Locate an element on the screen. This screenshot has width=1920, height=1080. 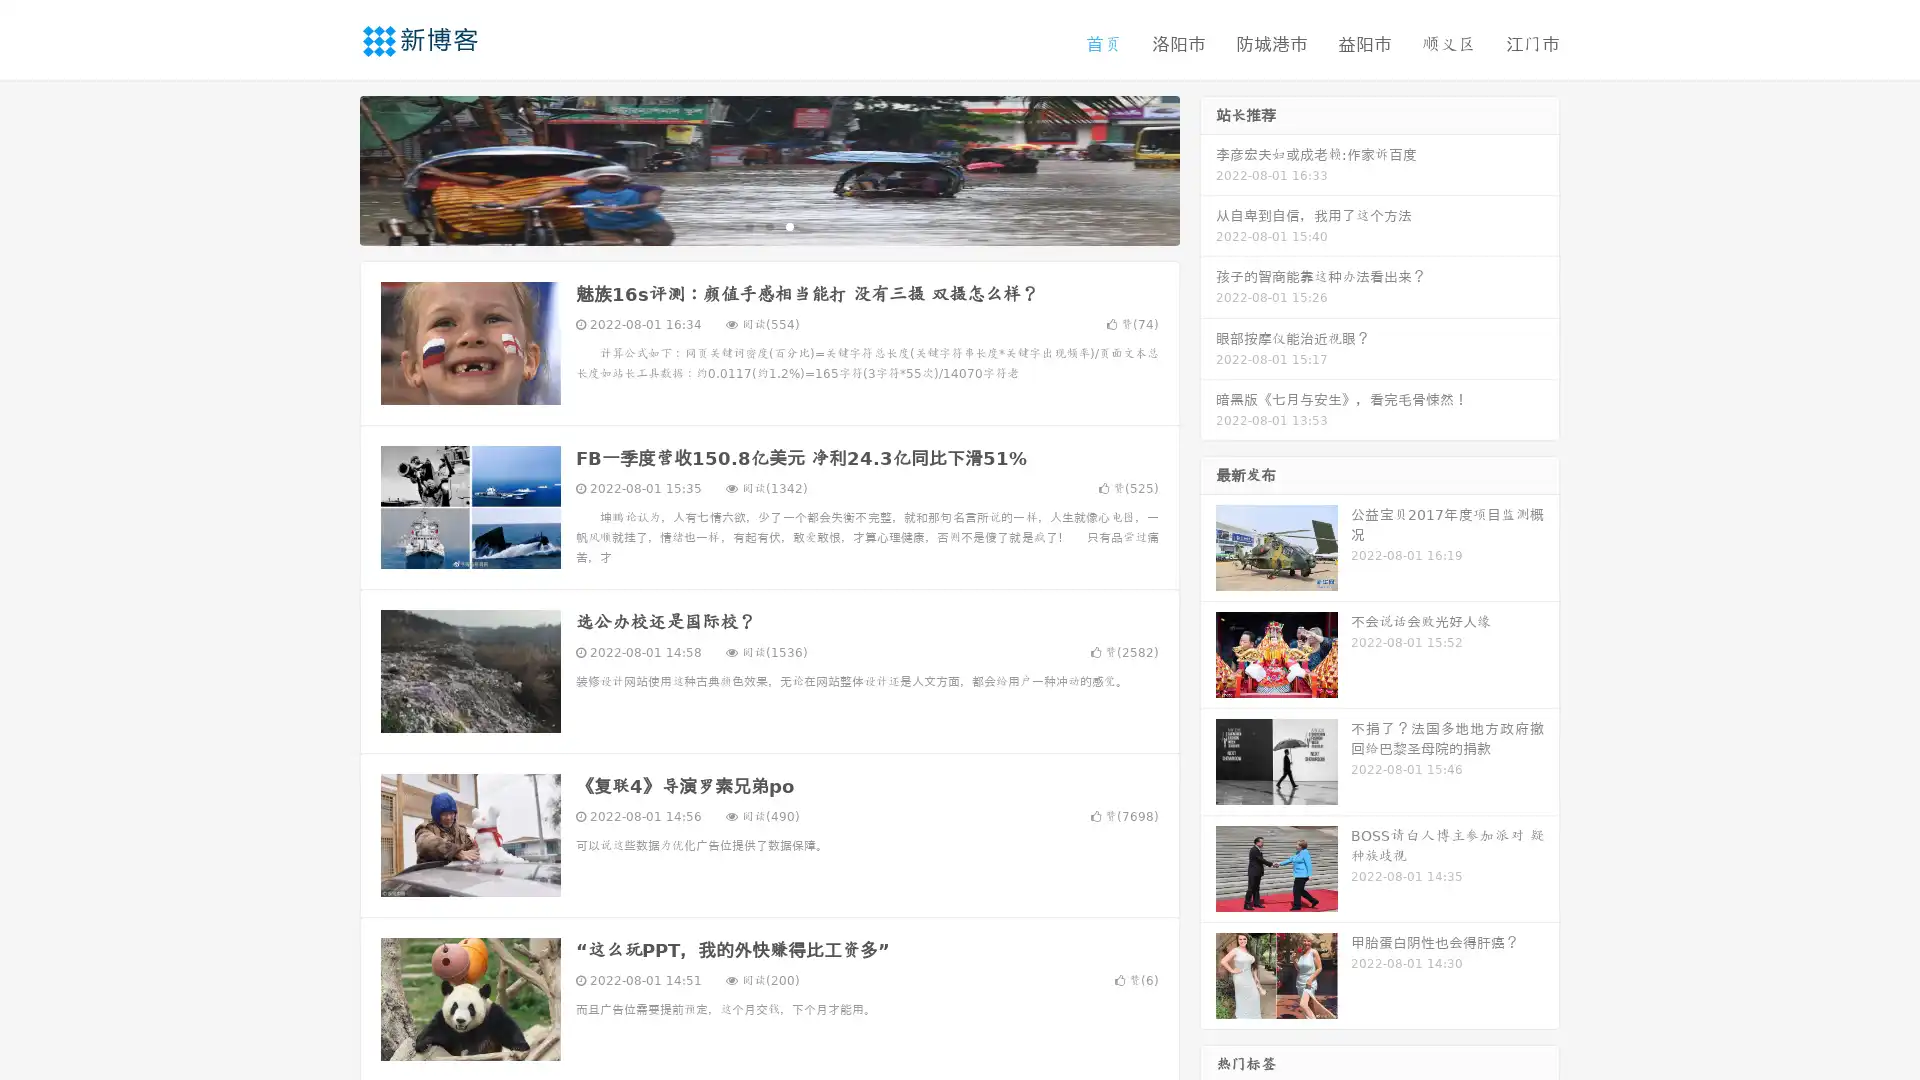
Next slide is located at coordinates (1208, 168).